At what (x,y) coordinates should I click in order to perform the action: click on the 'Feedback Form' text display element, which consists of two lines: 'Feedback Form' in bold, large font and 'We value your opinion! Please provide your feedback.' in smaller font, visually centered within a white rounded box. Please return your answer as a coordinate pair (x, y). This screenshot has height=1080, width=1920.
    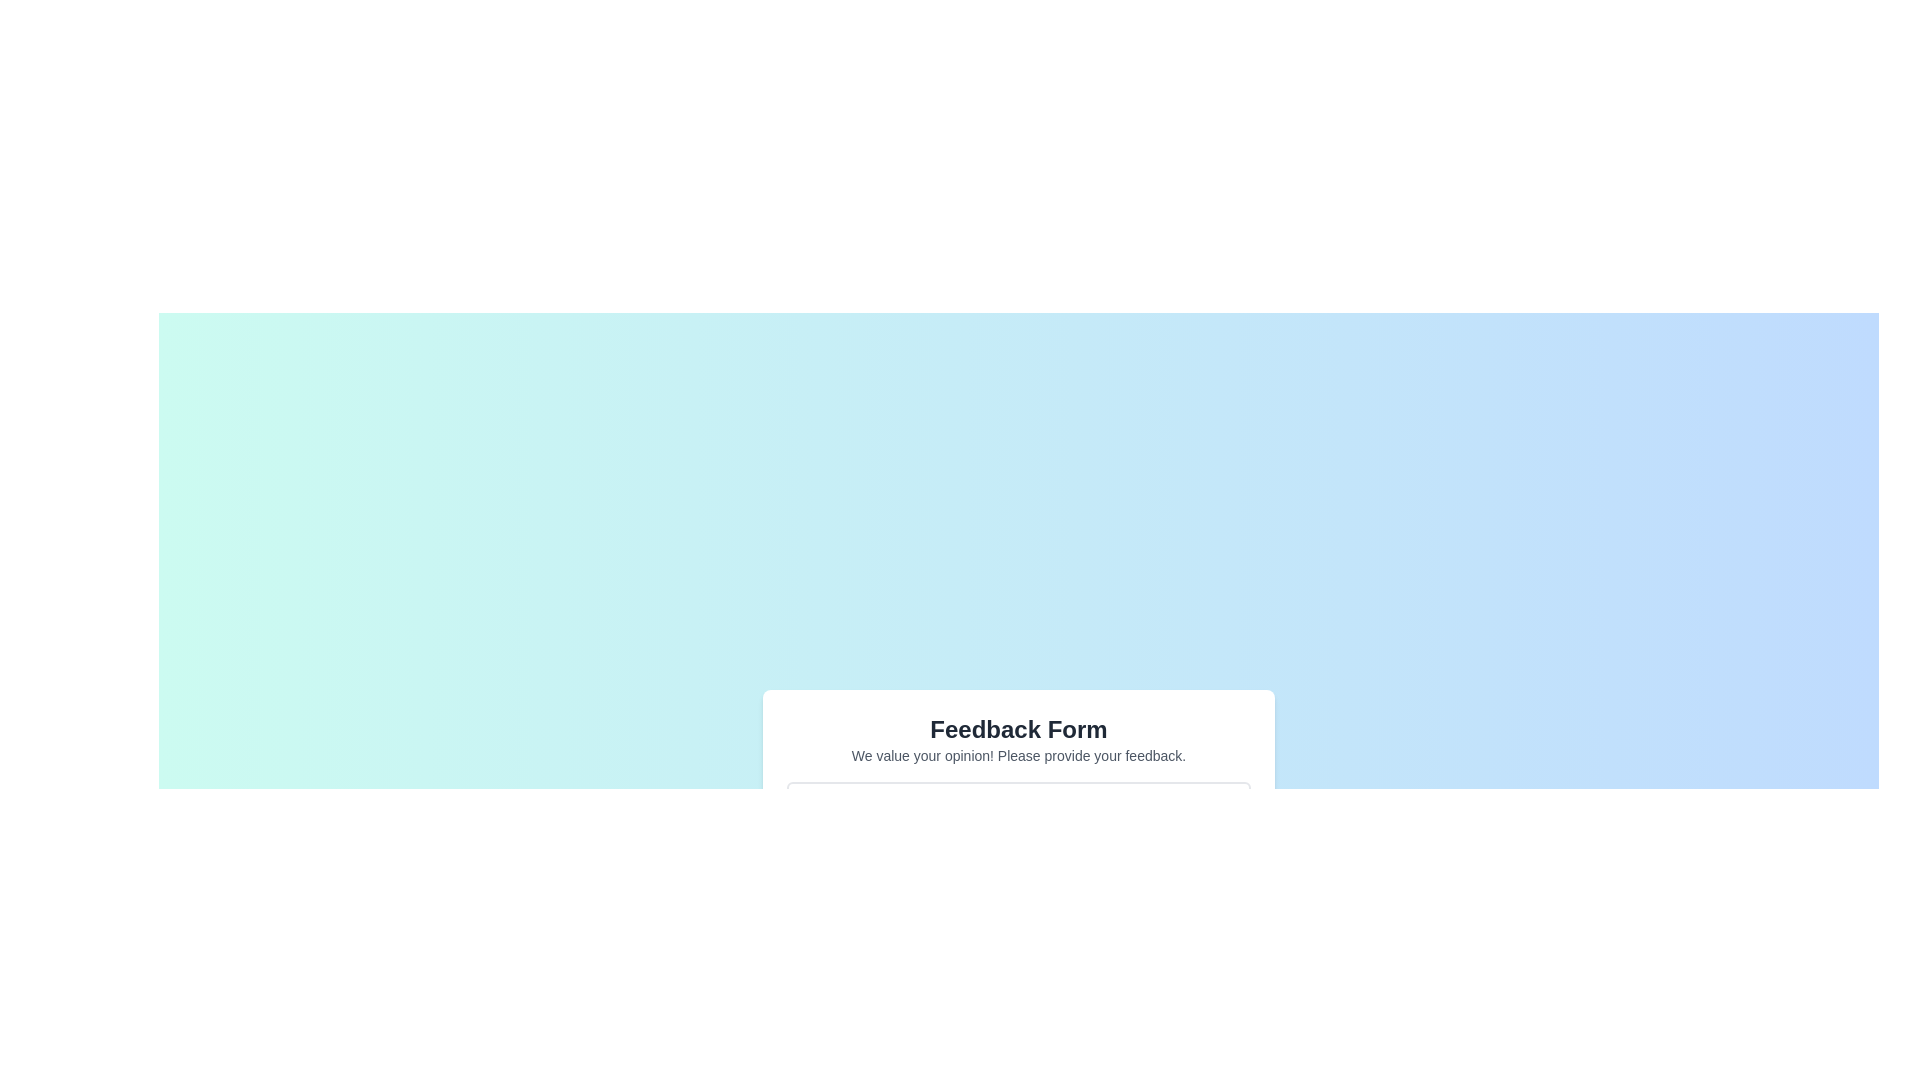
    Looking at the image, I should click on (1018, 739).